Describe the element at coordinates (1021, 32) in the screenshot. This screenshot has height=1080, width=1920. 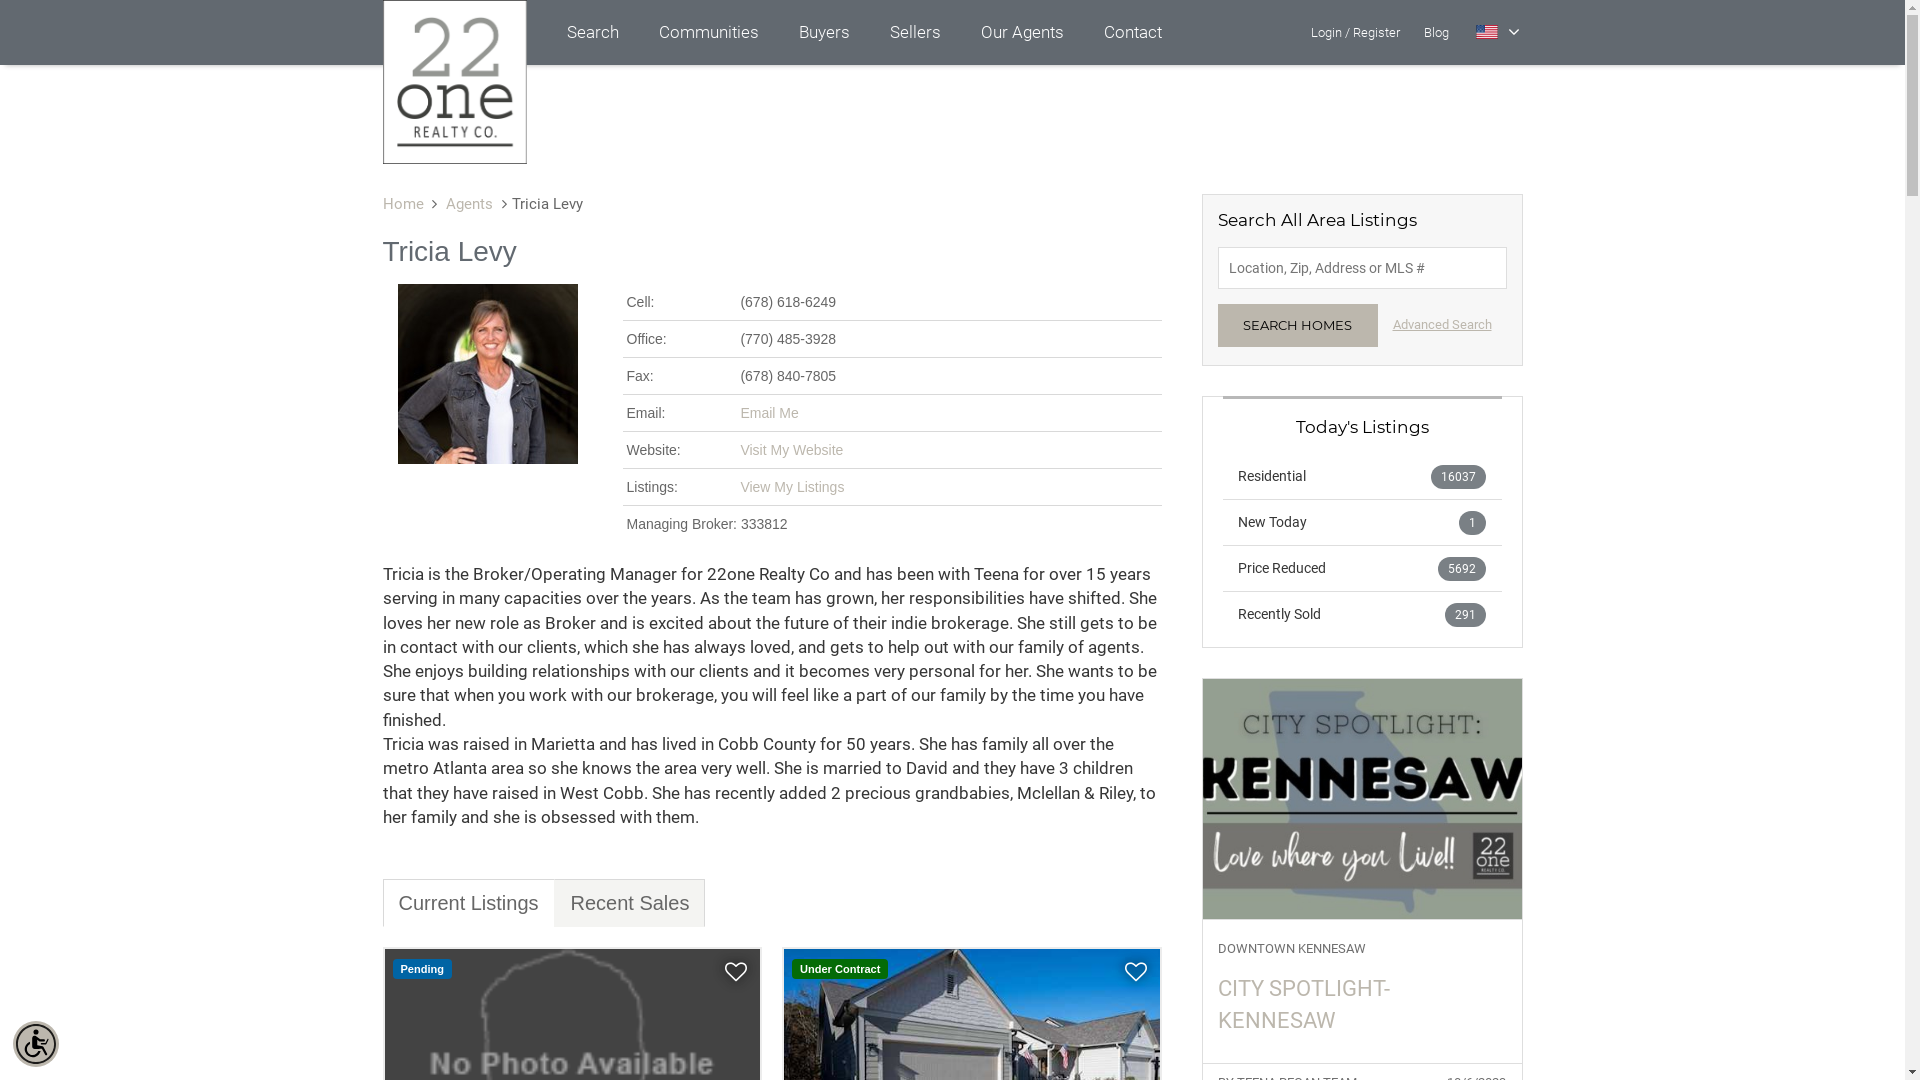
I see `'Our Agents'` at that location.